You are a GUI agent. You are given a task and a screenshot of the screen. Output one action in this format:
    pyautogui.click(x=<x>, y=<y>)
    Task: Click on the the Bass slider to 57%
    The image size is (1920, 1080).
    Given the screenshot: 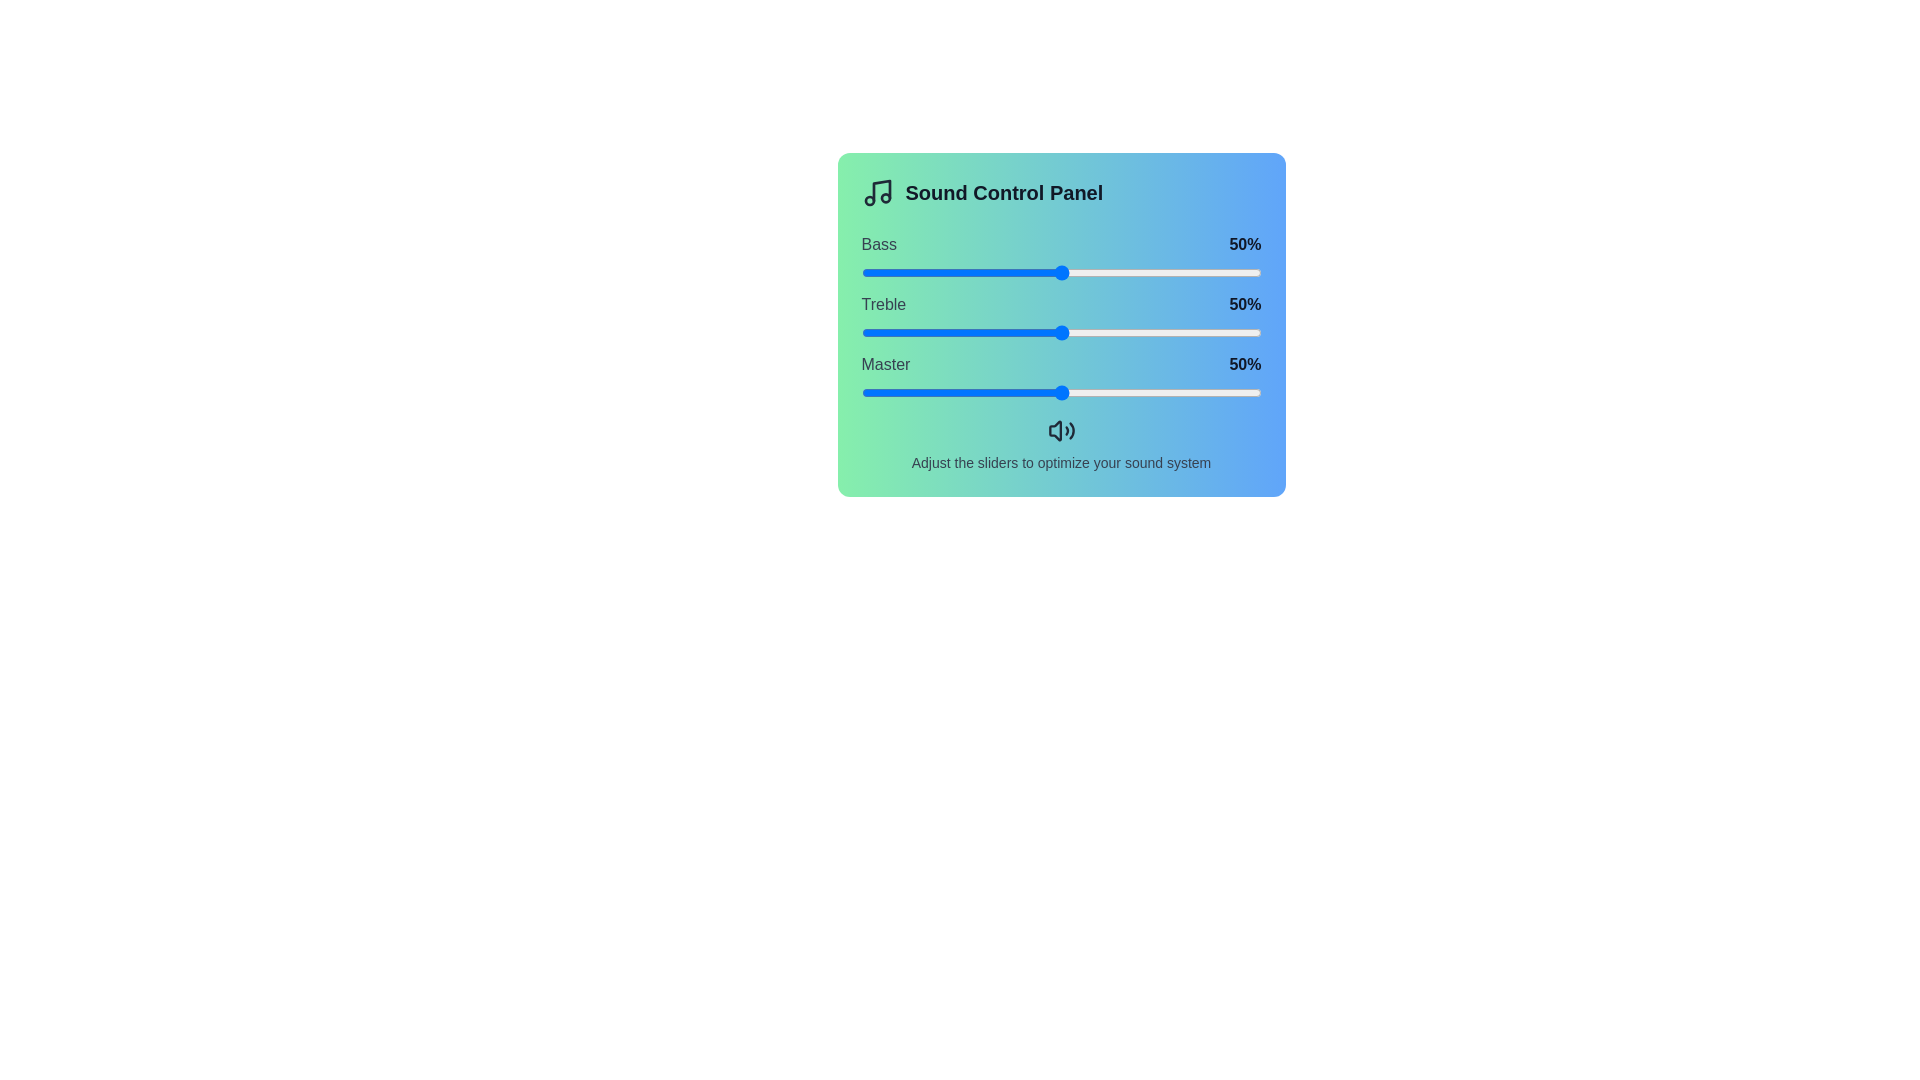 What is the action you would take?
    pyautogui.click(x=1088, y=273)
    